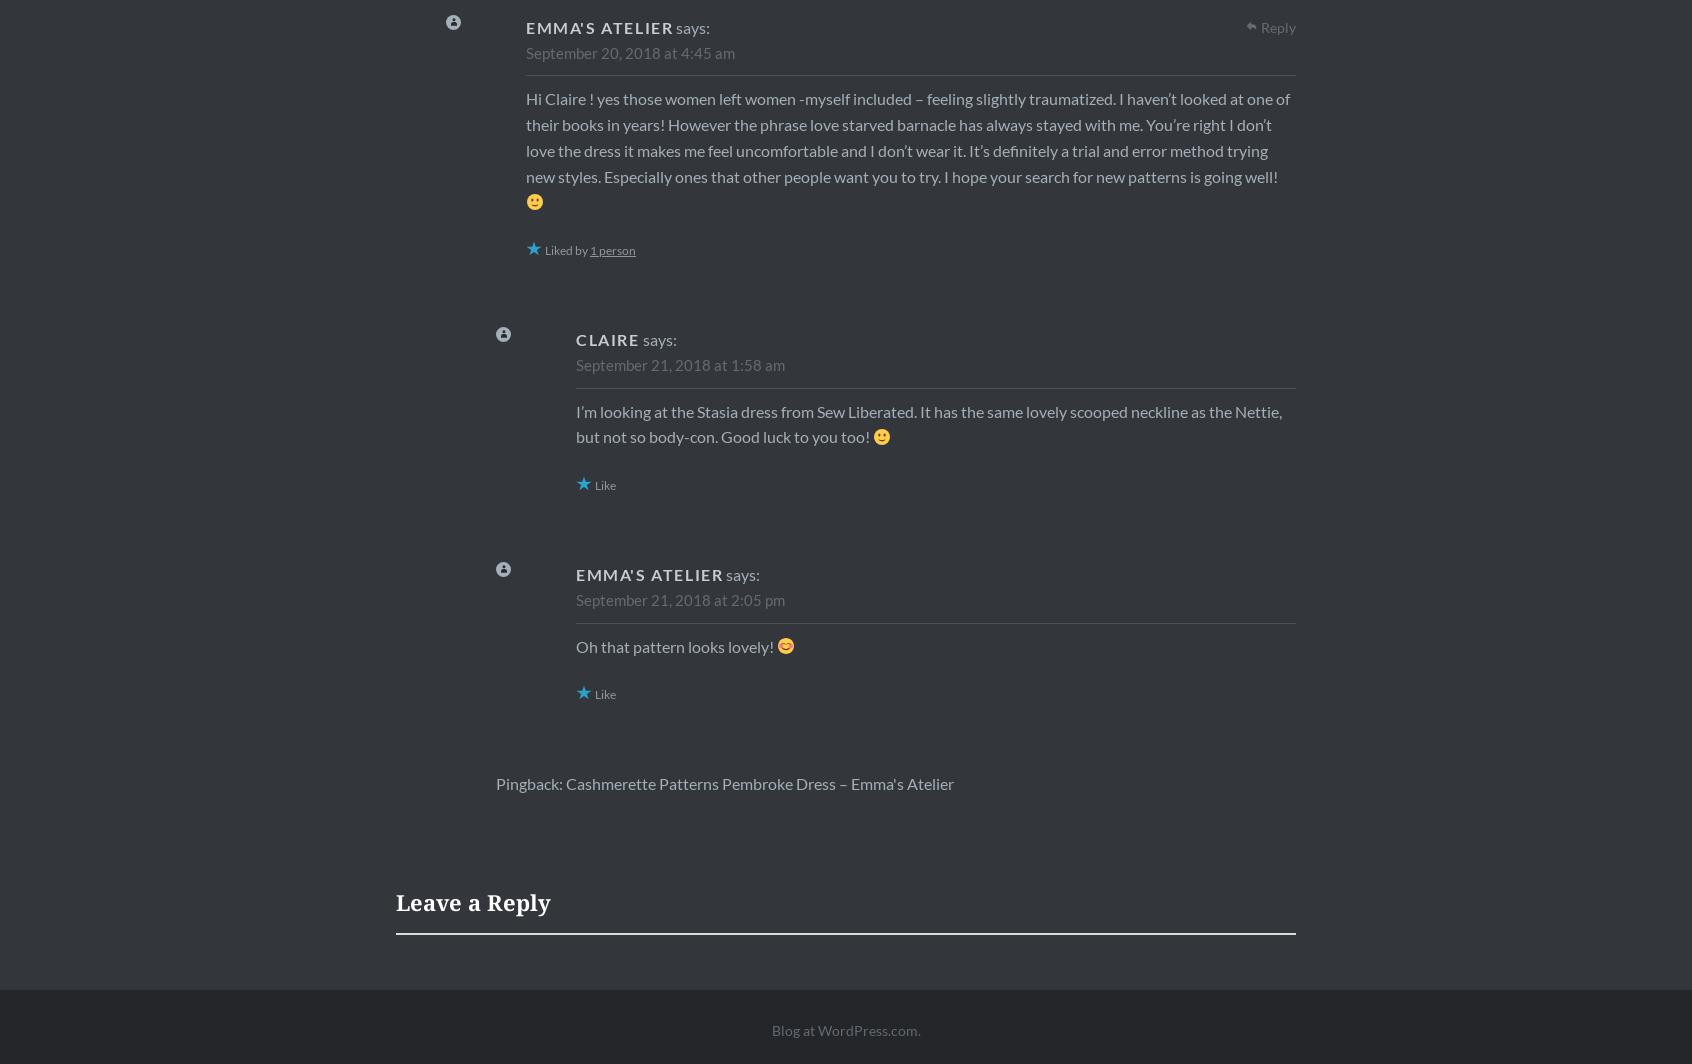 This screenshot has width=1692, height=1064. Describe the element at coordinates (574, 364) in the screenshot. I see `'September 21, 2018 at 1:58 am'` at that location.